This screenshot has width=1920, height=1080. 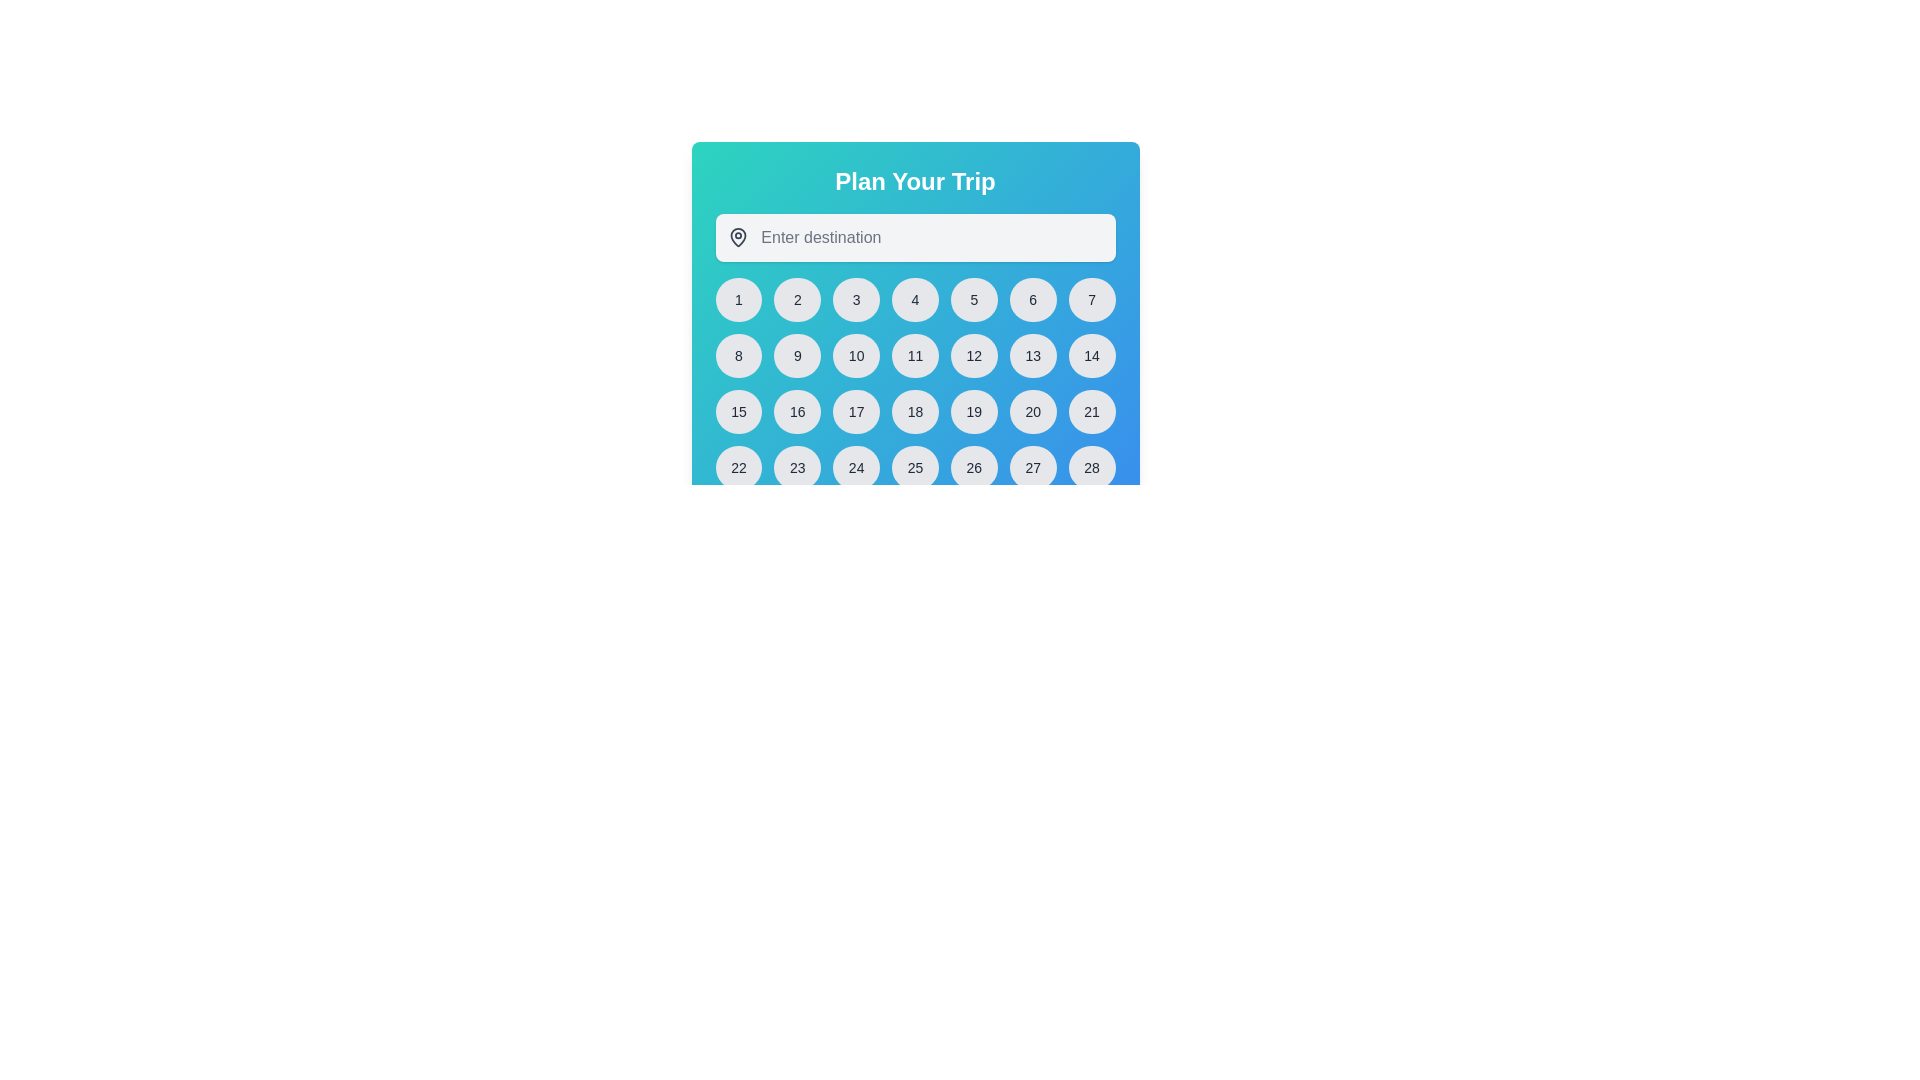 I want to click on the circular button with a light gray background and dark text showing the number '17', so click(x=856, y=411).